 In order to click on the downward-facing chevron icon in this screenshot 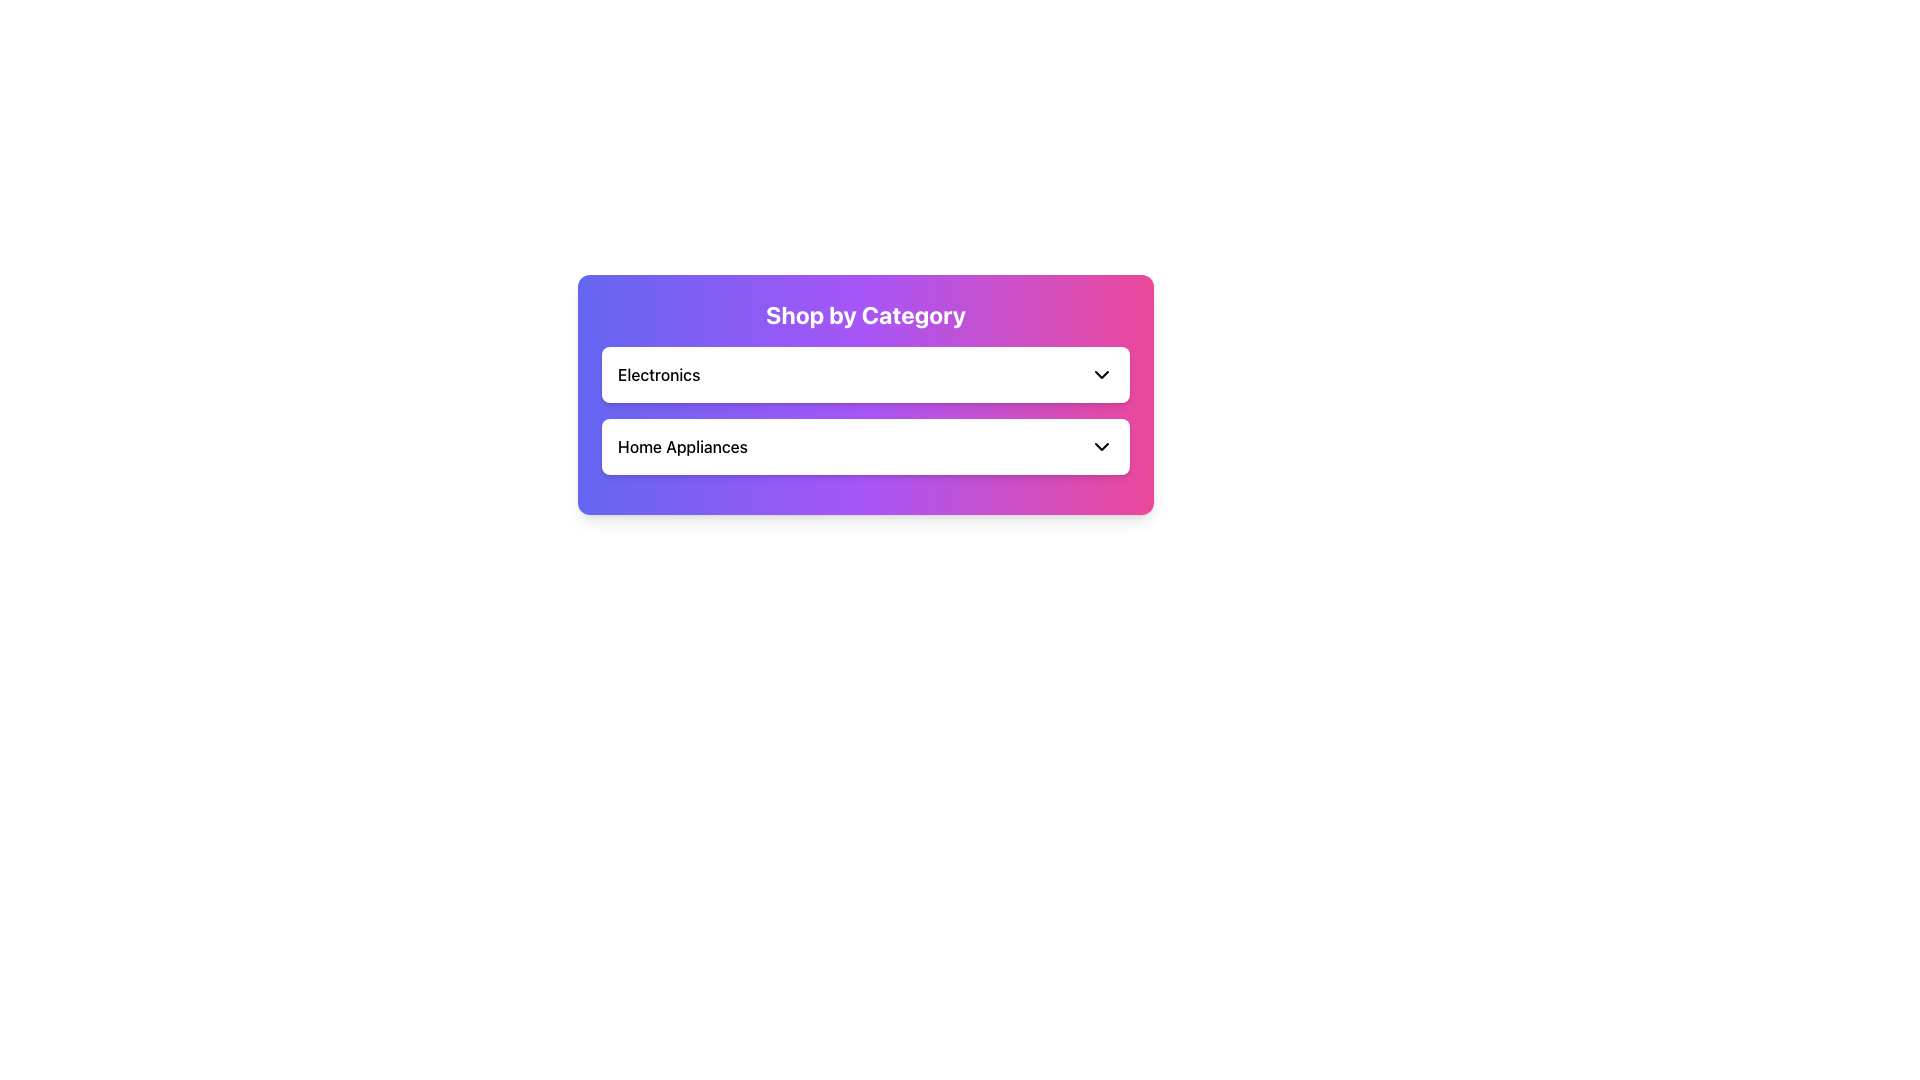, I will do `click(1101, 446)`.